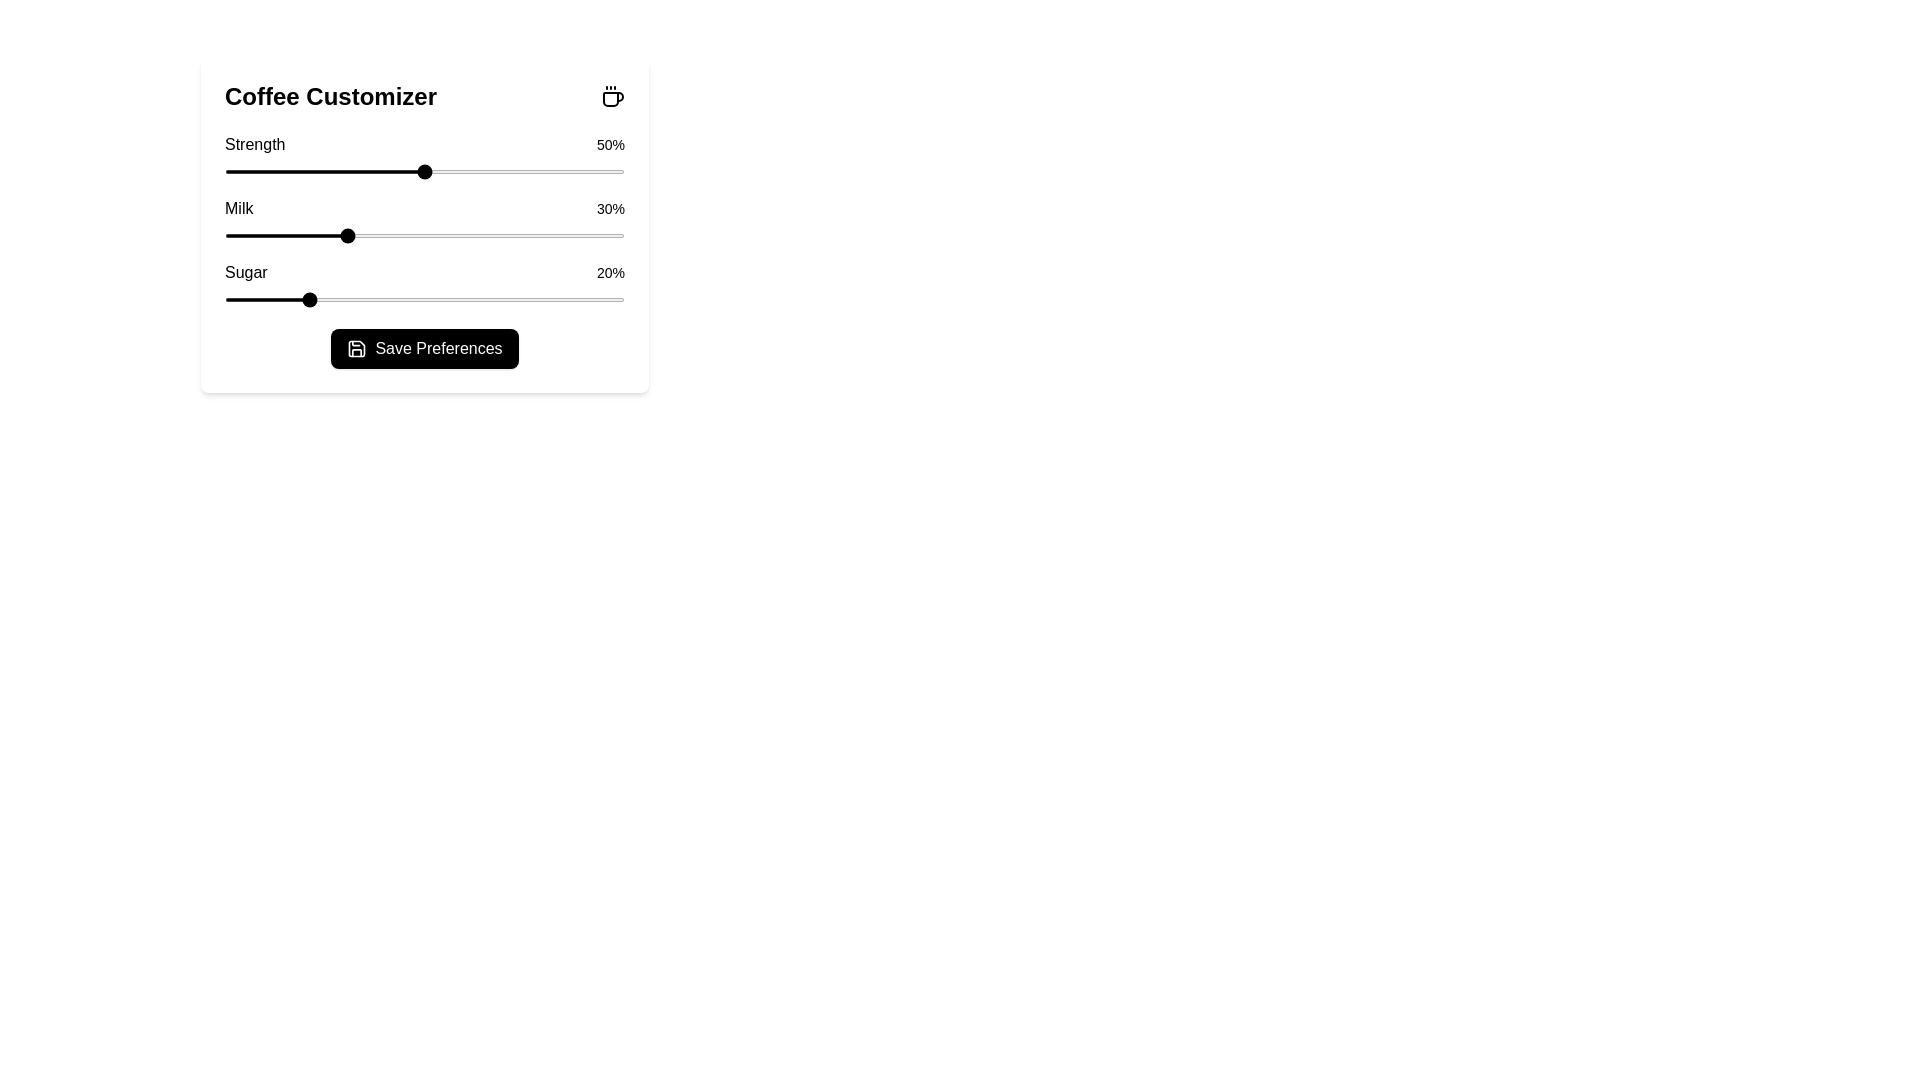 This screenshot has width=1920, height=1080. I want to click on sugar level, so click(424, 300).